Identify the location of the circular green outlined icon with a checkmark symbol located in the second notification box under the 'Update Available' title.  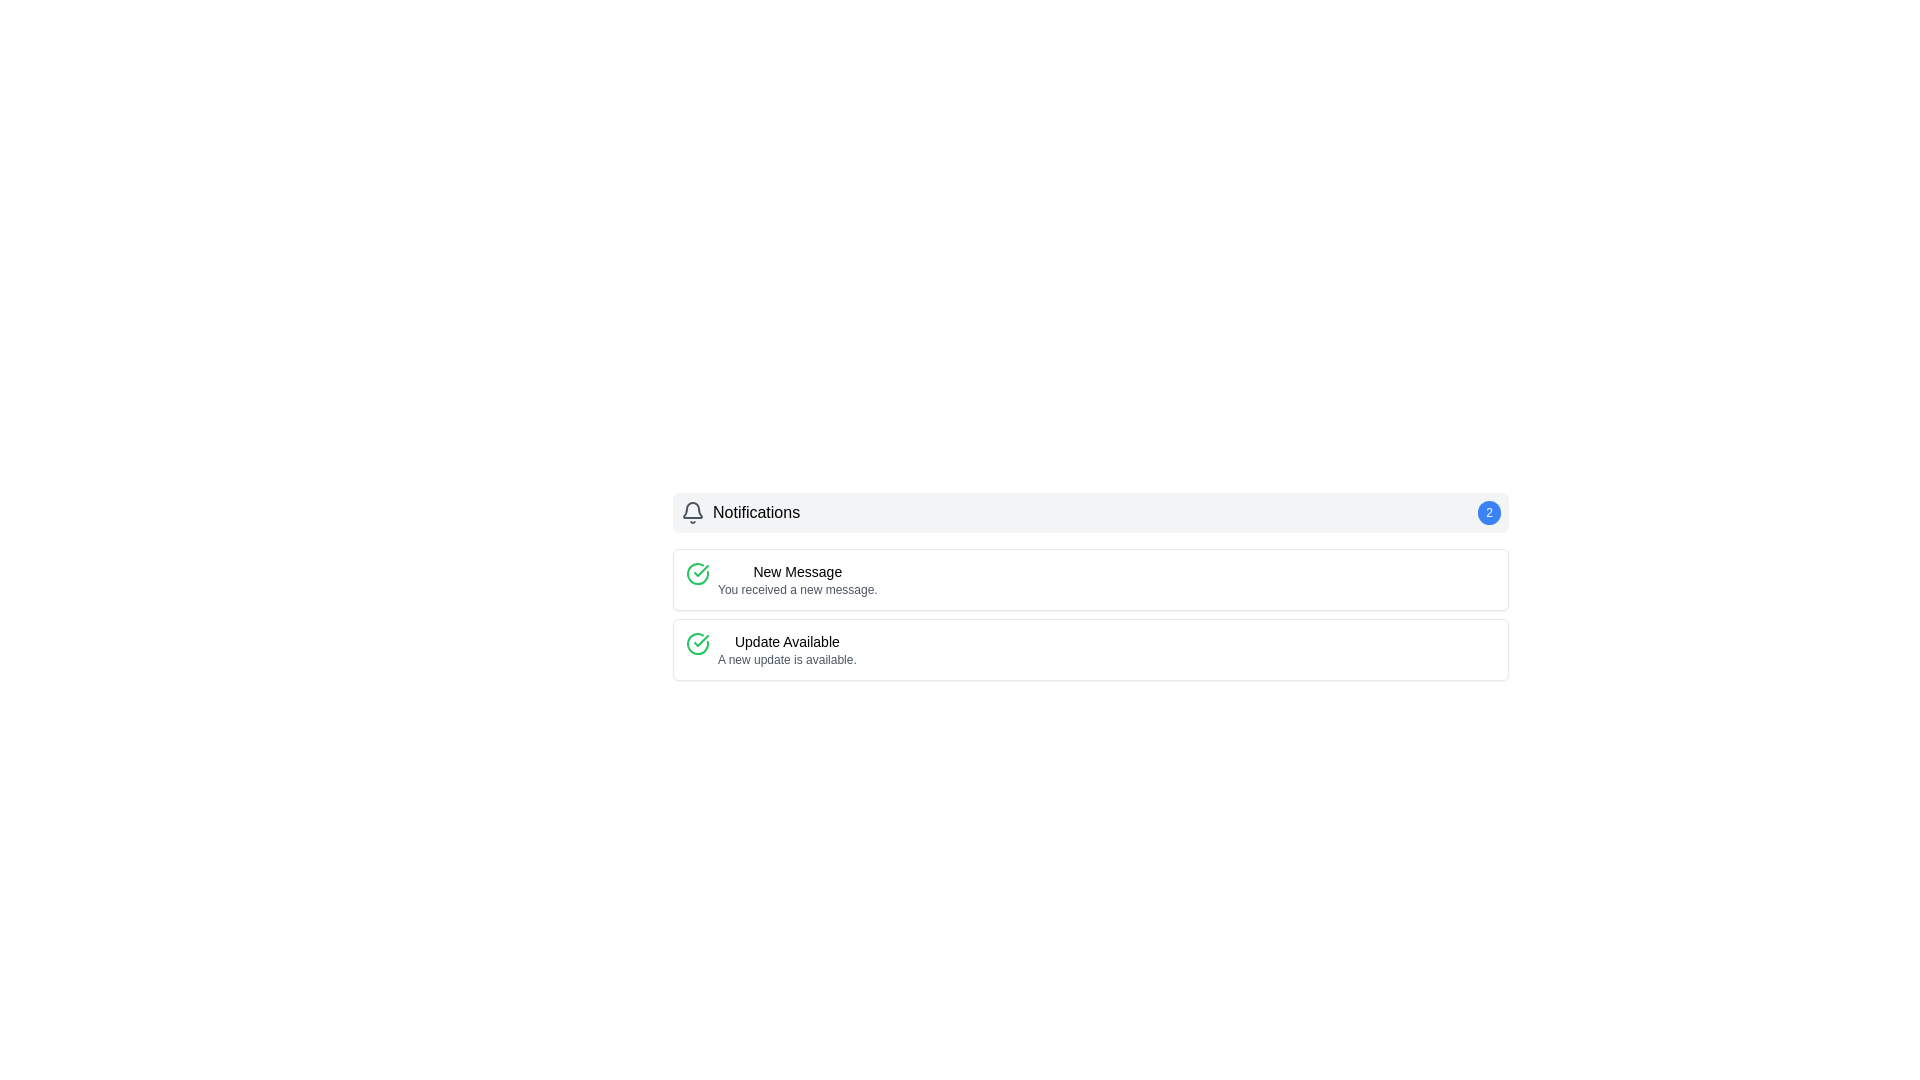
(697, 644).